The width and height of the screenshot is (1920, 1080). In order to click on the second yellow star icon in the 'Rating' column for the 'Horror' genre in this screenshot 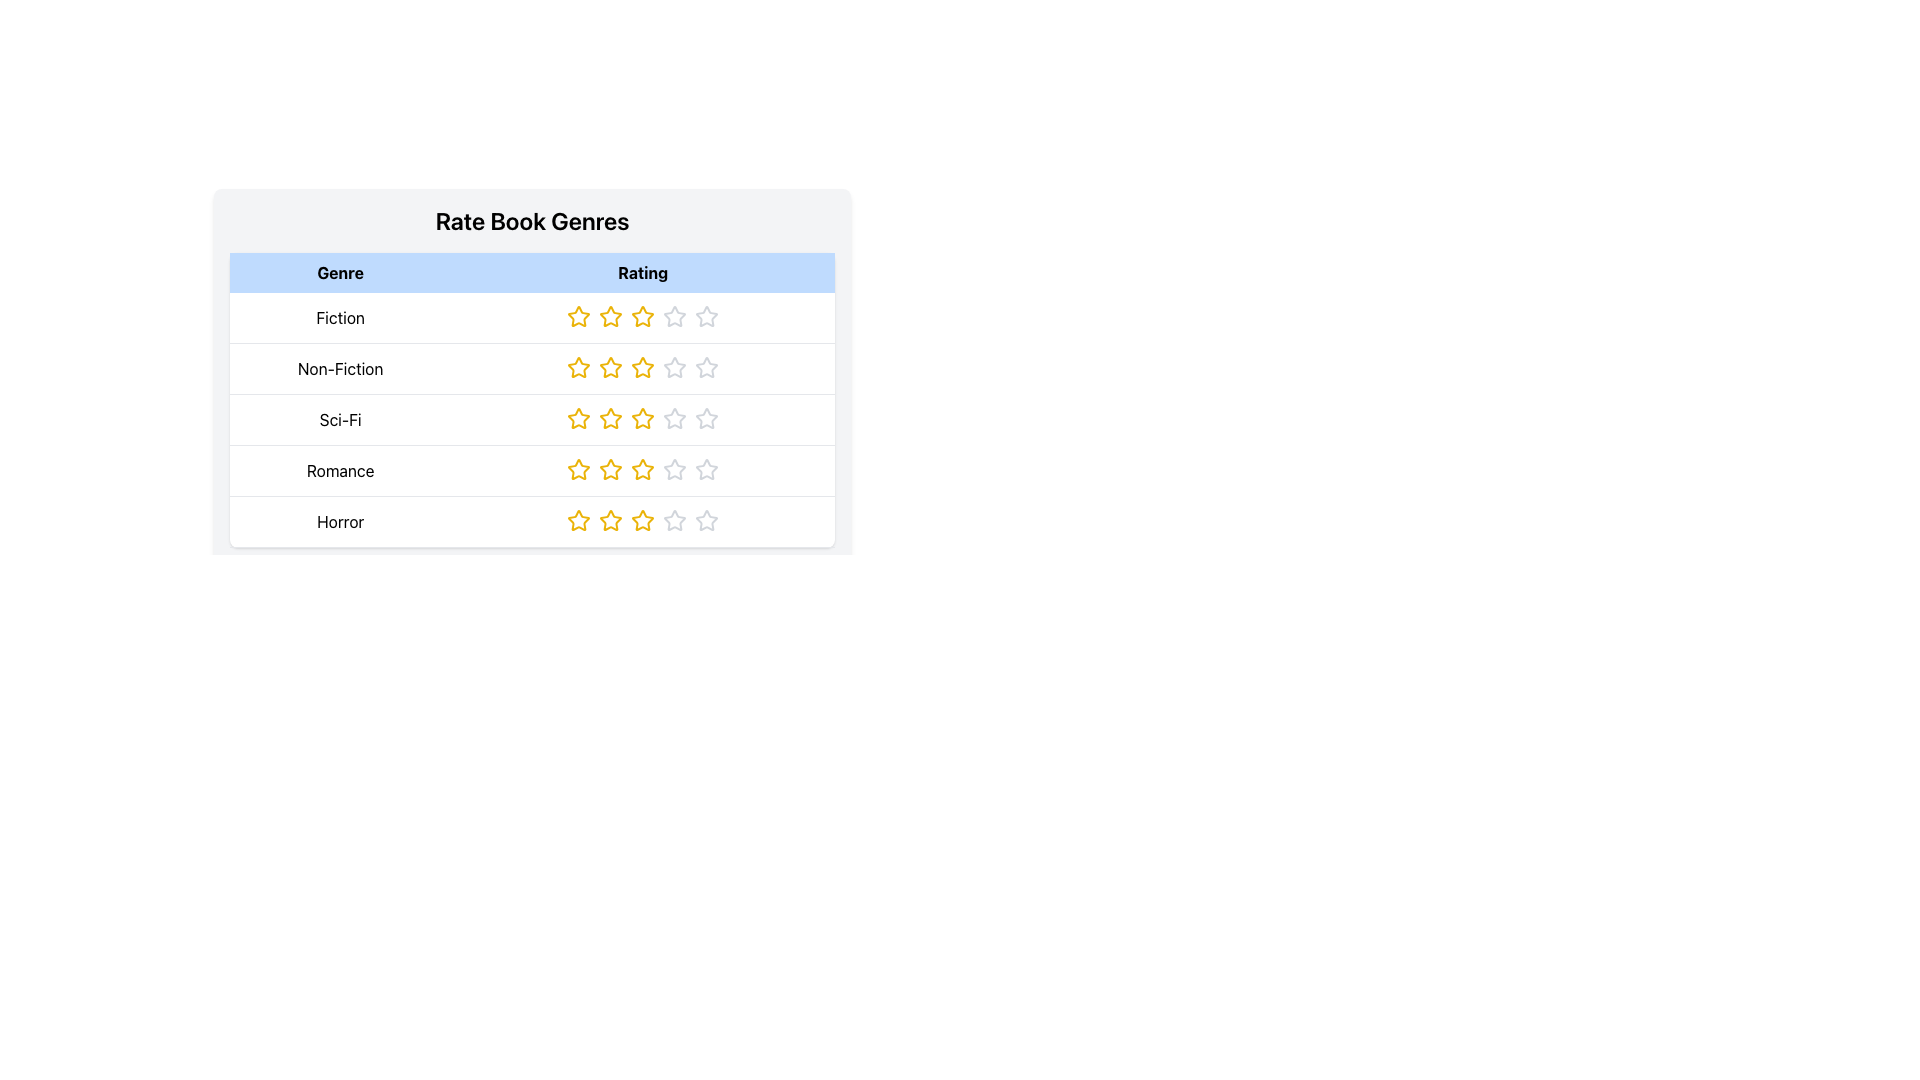, I will do `click(643, 519)`.